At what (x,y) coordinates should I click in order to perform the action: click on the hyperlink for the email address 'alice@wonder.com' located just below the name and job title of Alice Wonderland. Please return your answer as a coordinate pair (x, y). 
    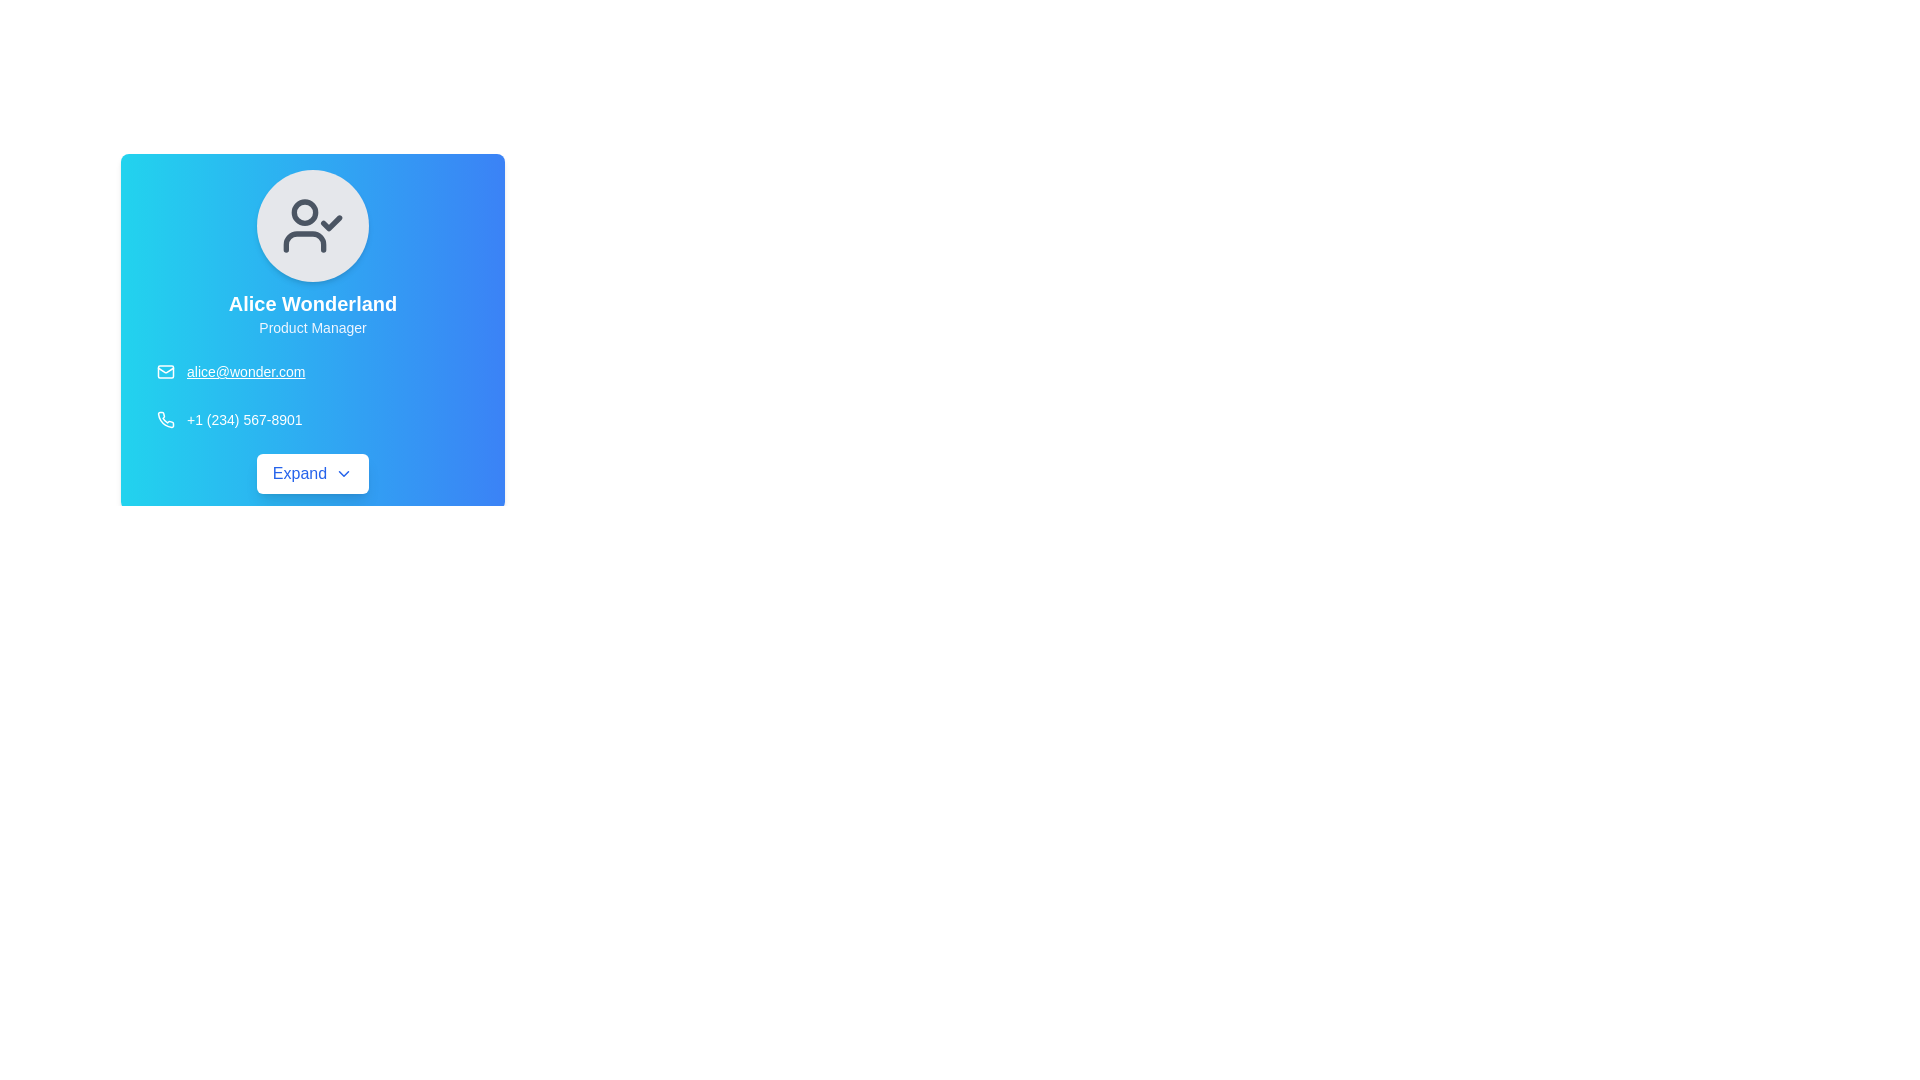
    Looking at the image, I should click on (311, 371).